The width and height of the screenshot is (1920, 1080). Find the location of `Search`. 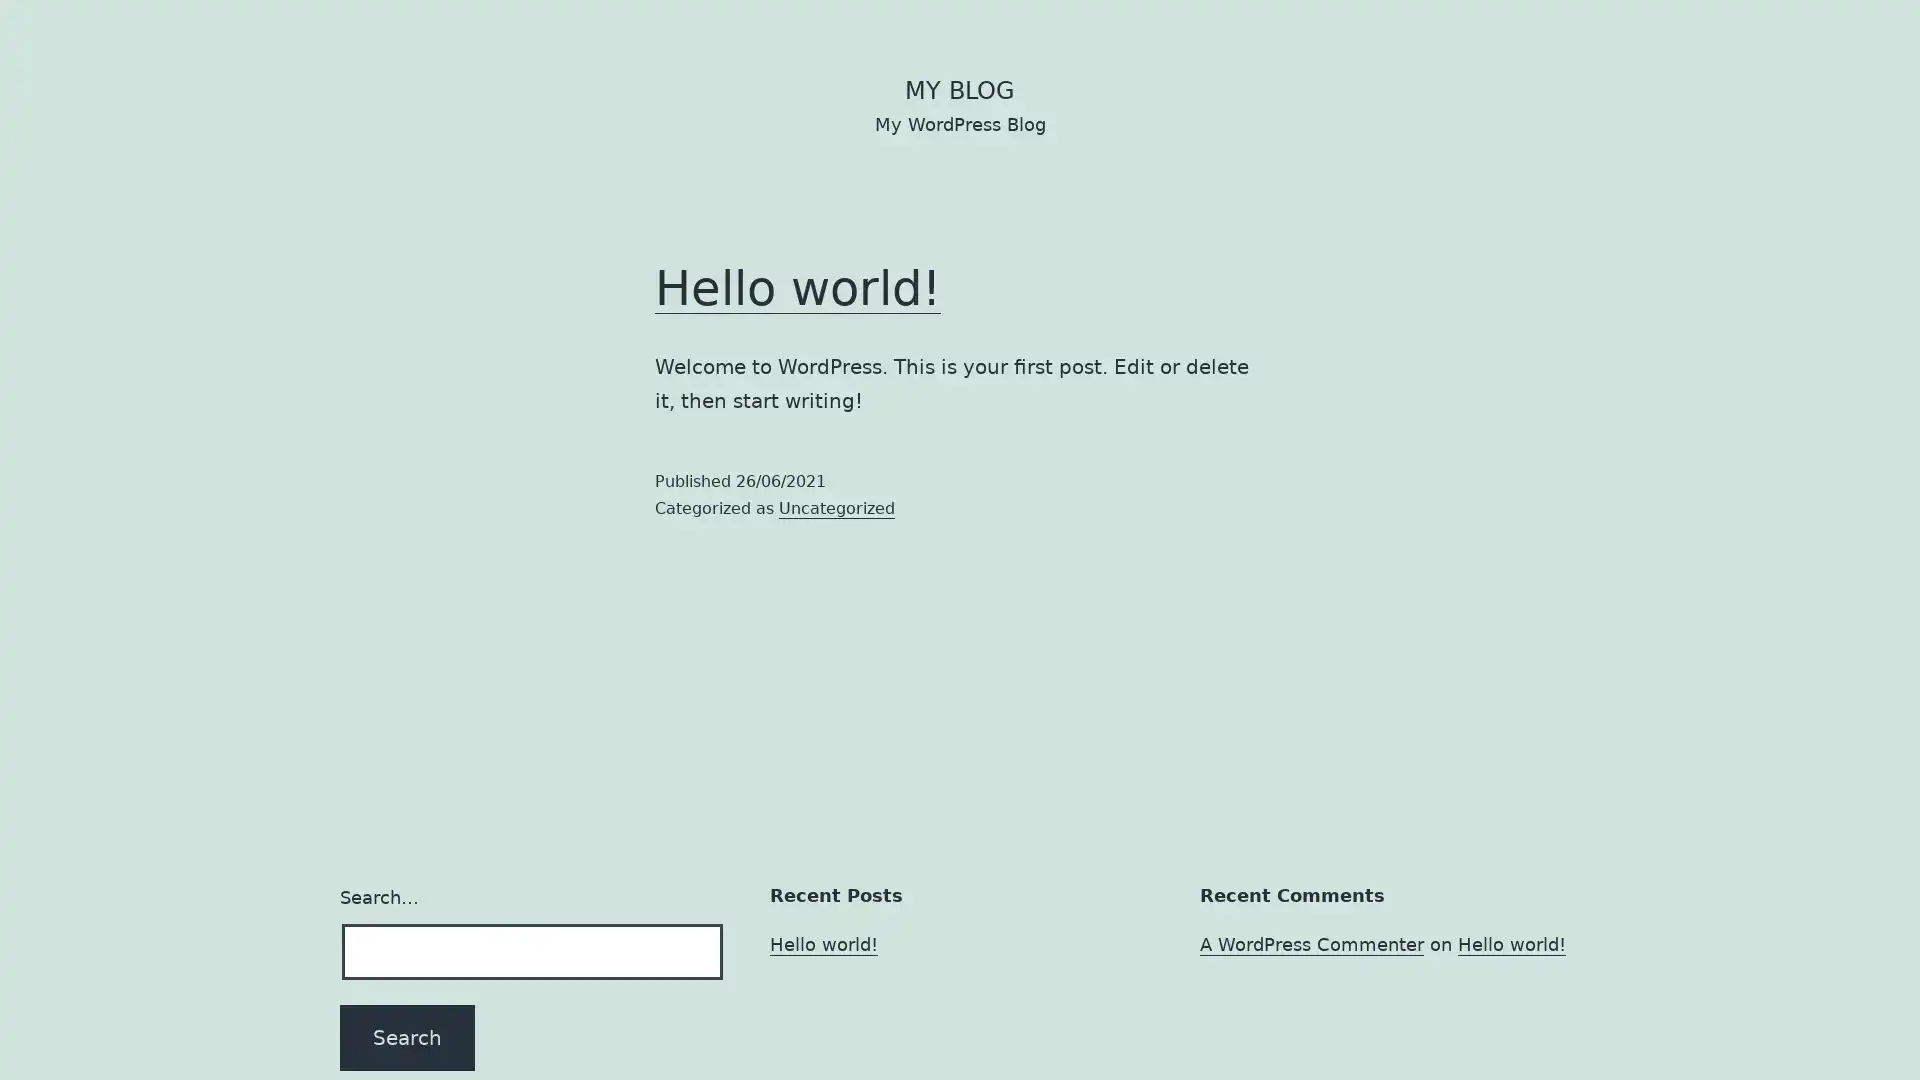

Search is located at coordinates (406, 1036).